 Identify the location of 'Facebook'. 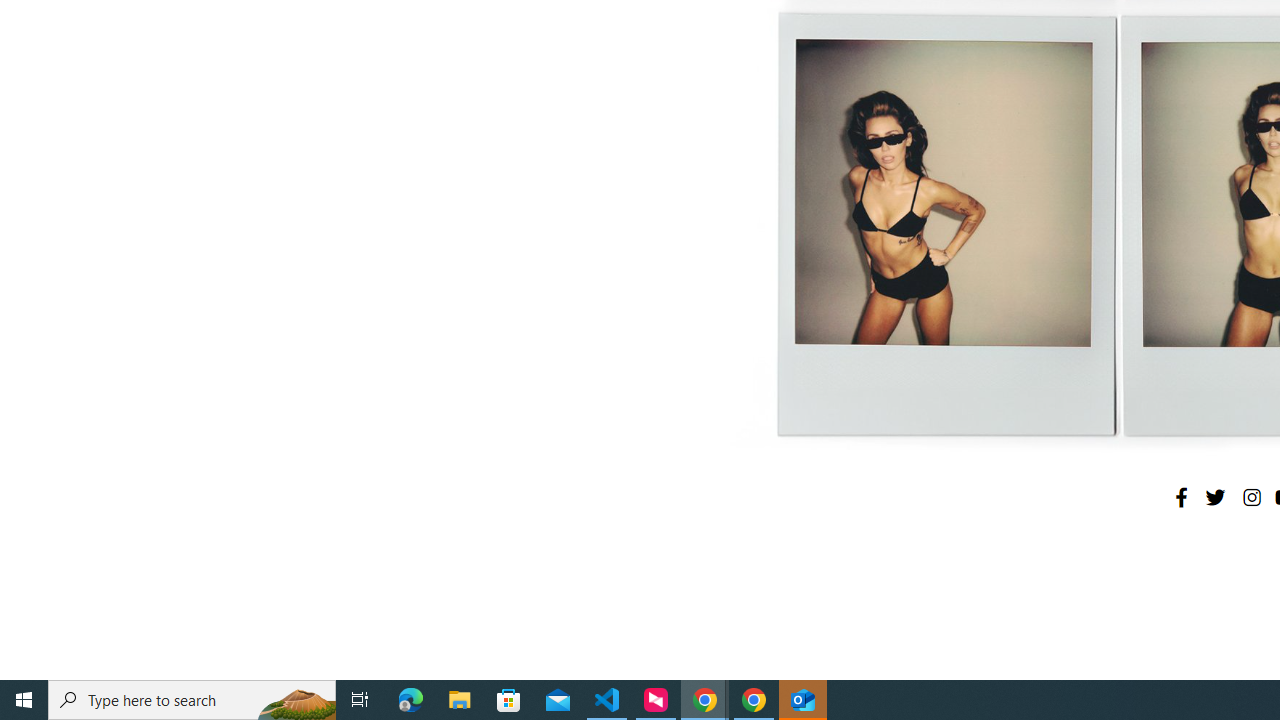
(1181, 496).